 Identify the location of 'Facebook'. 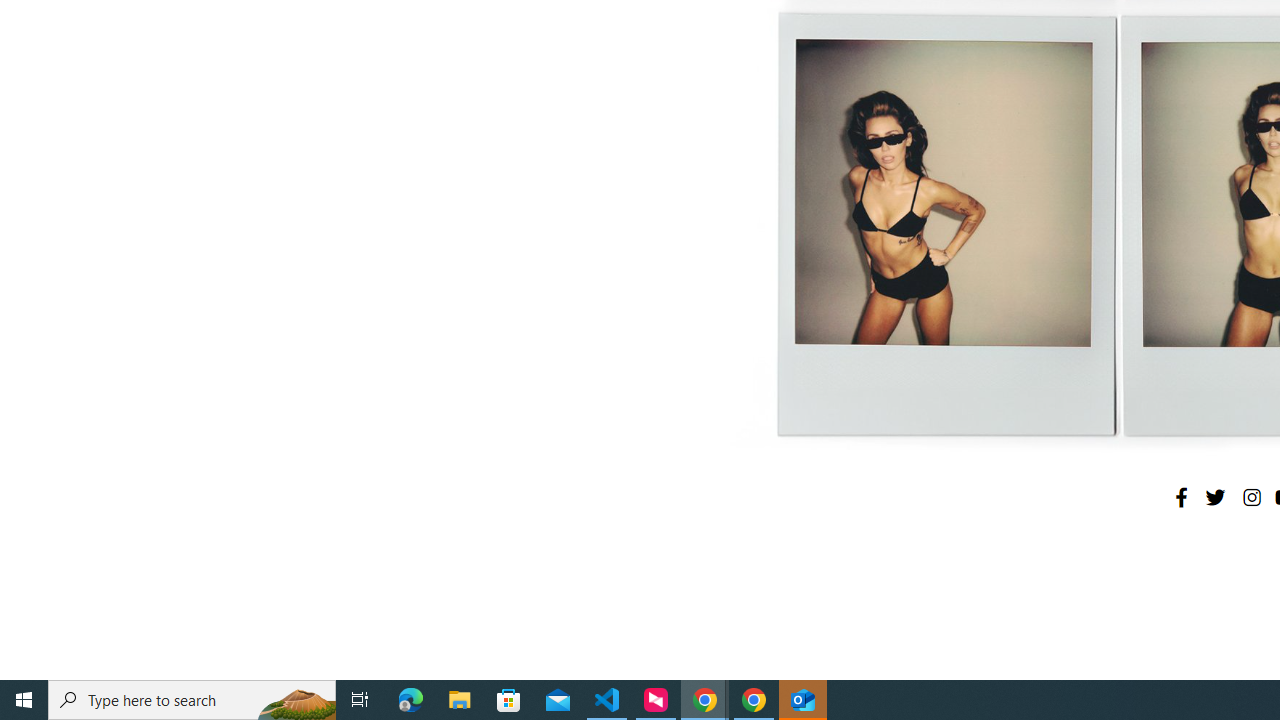
(1181, 496).